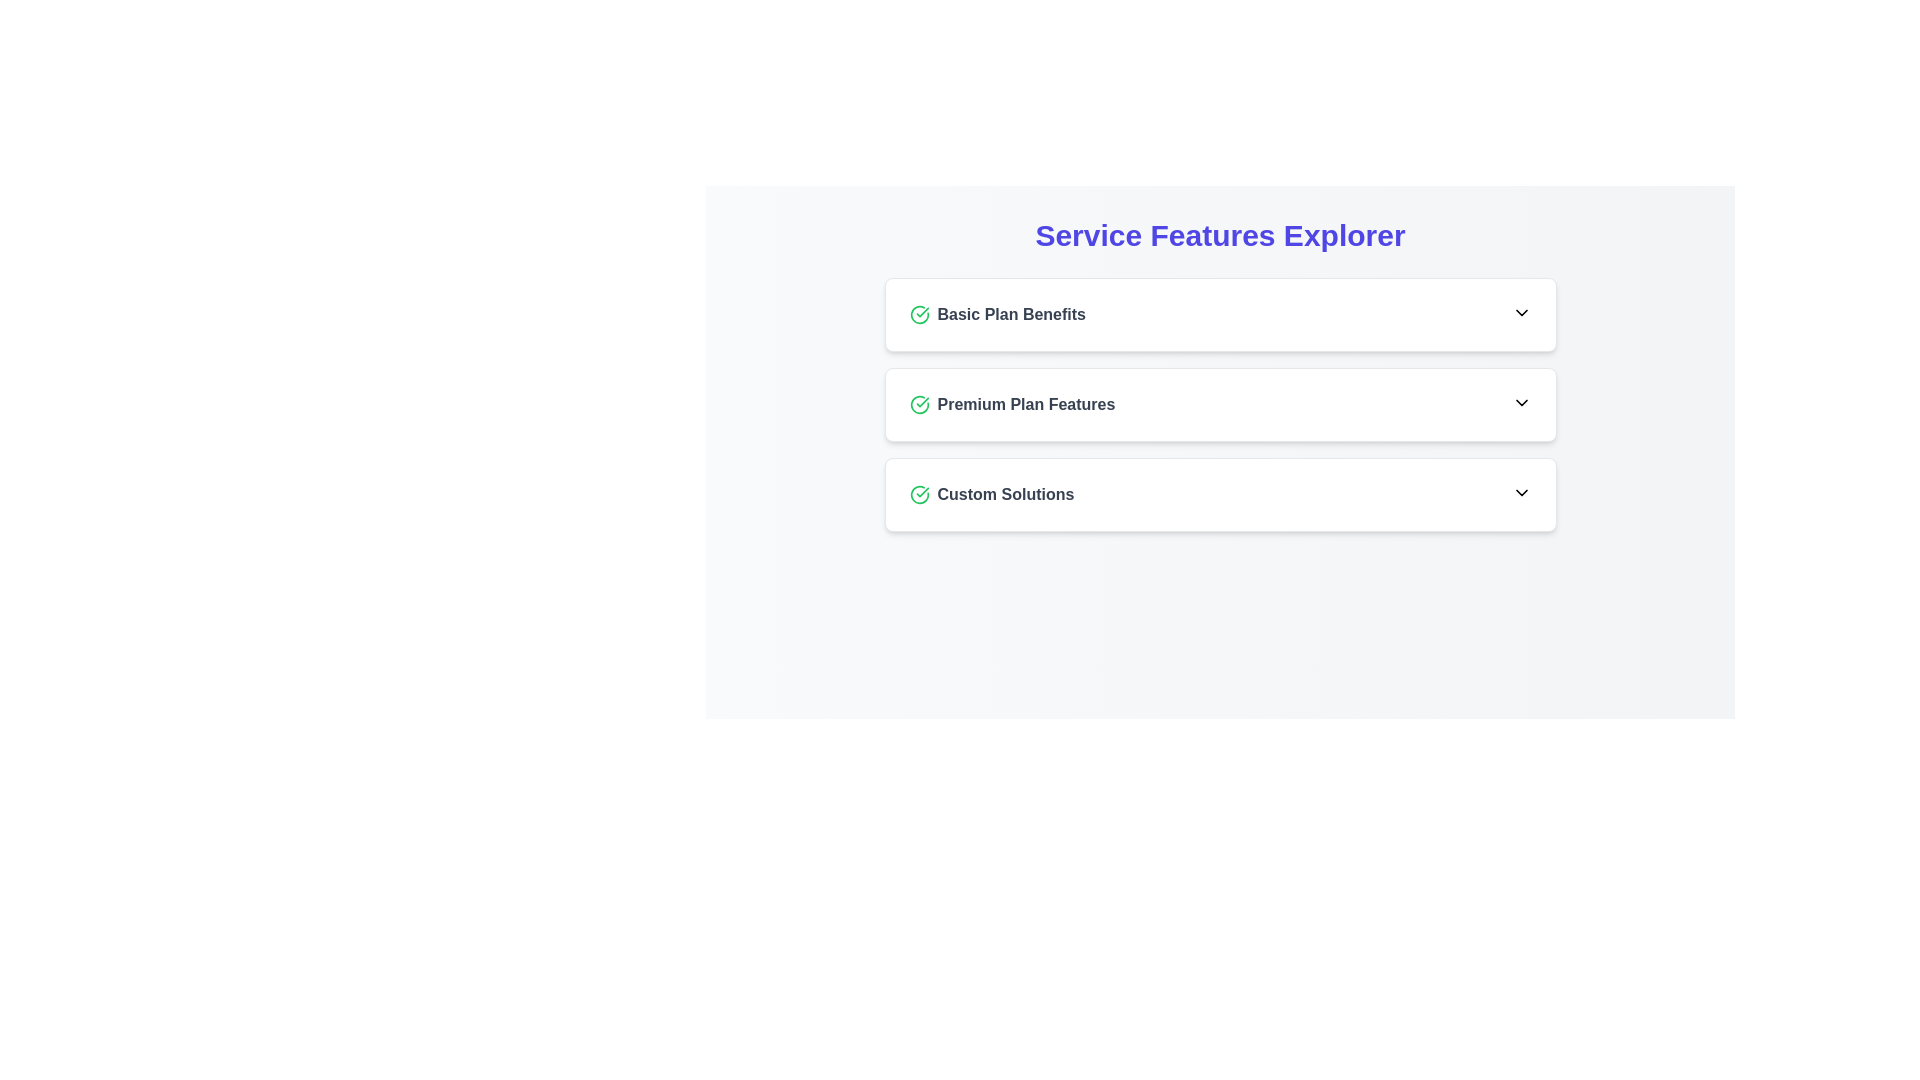  I want to click on the 'Custom Solutions' expandable section label, which is the third item under 'Premium Plan Features', so click(991, 494).